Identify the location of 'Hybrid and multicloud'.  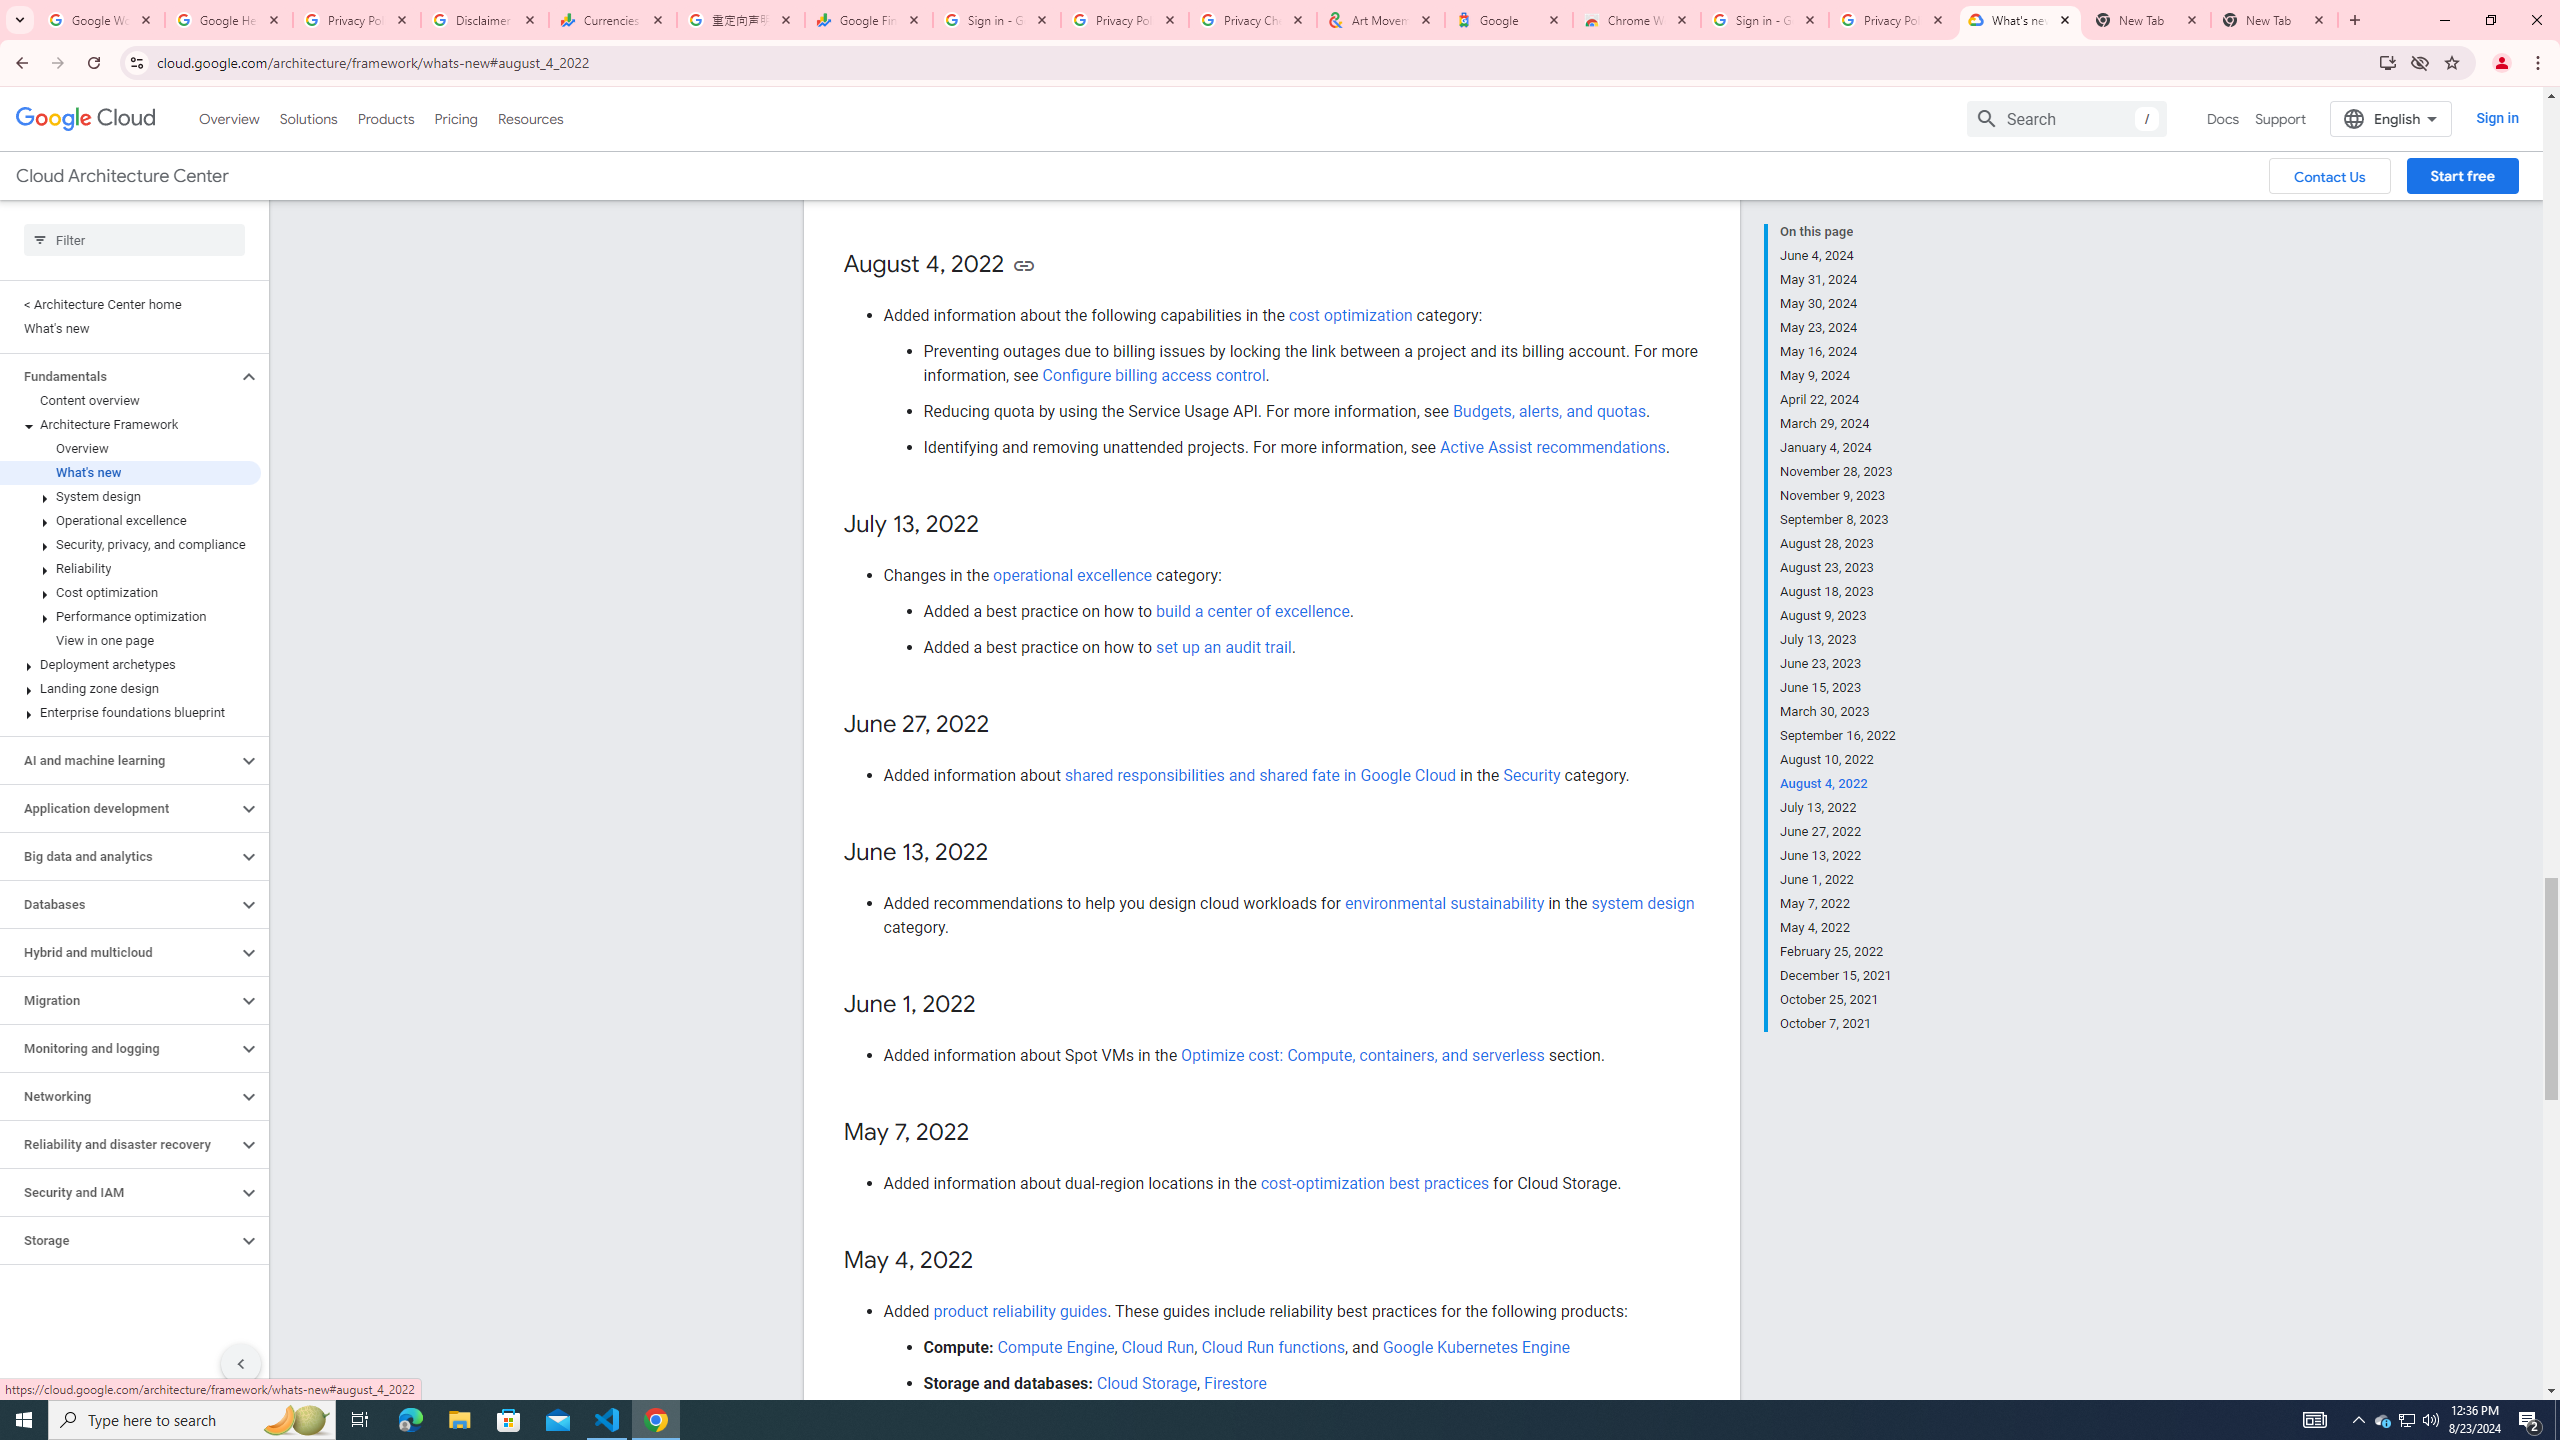
(118, 951).